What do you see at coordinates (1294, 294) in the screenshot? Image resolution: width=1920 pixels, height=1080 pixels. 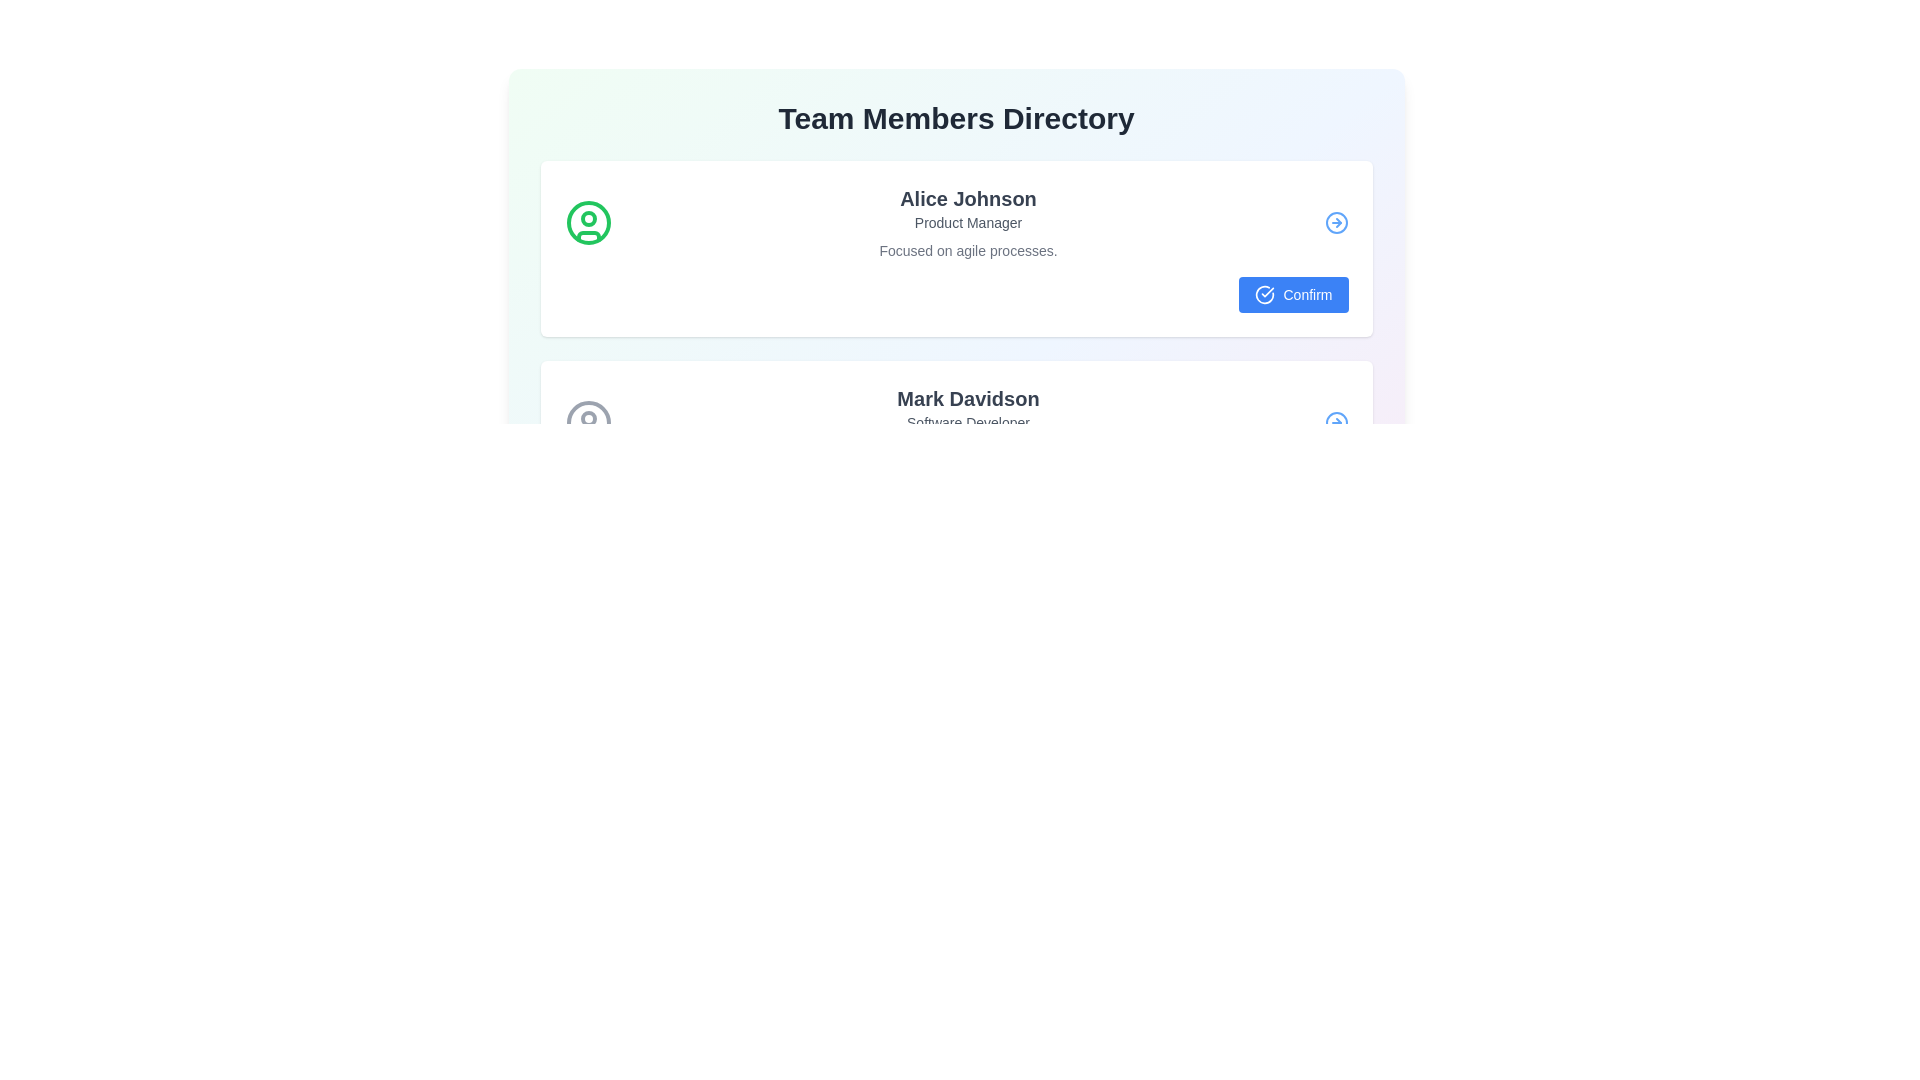 I see `confirm button for Alice Johnson` at bounding box center [1294, 294].